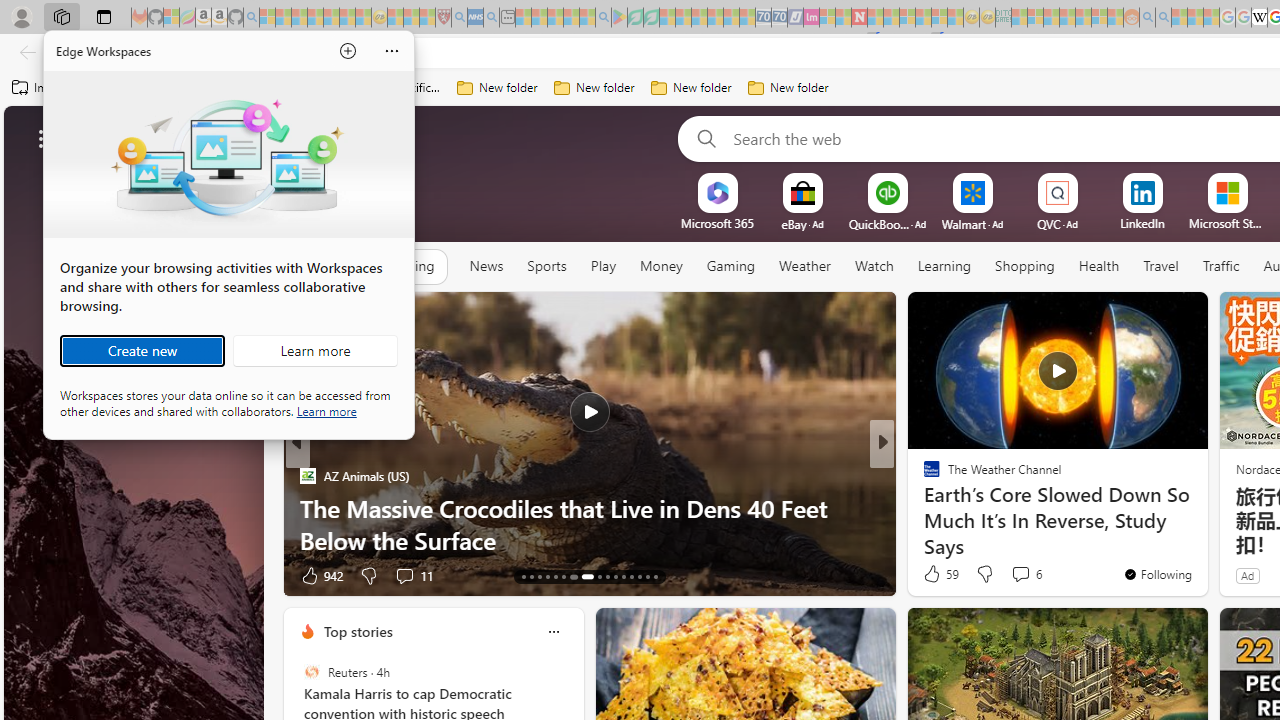 Image resolution: width=1280 pixels, height=720 pixels. What do you see at coordinates (656, 577) in the screenshot?
I see `'AutomationID: tab-28'` at bounding box center [656, 577].